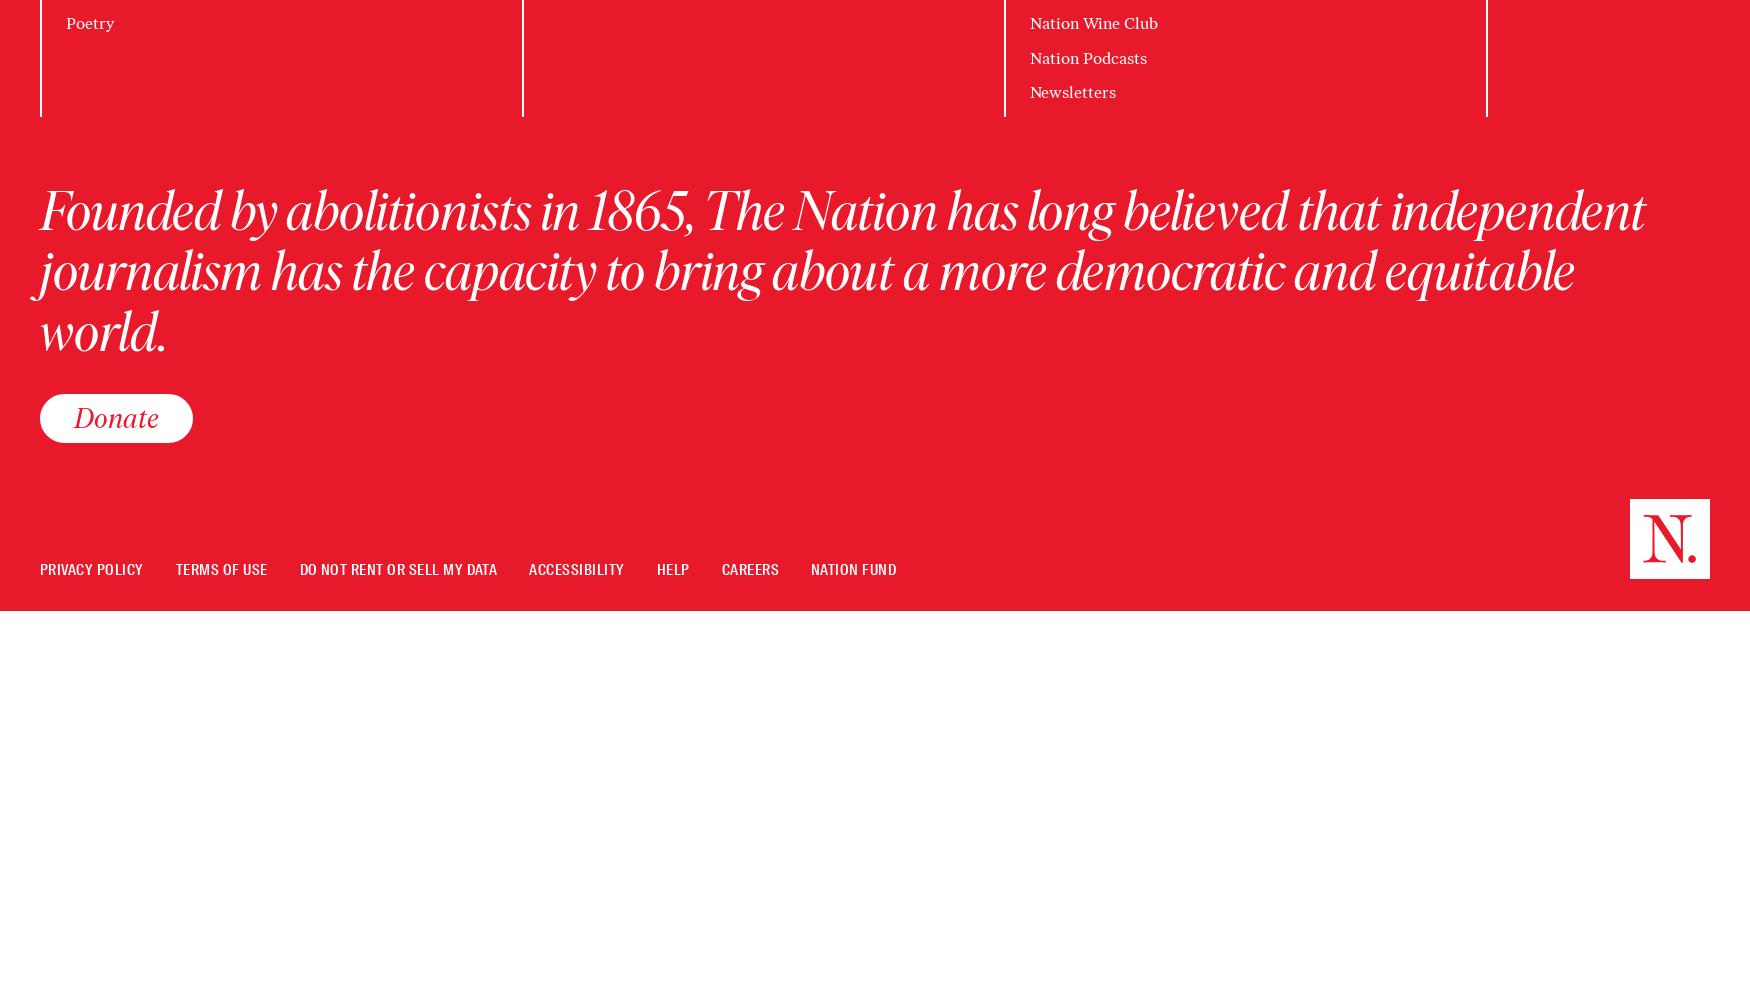  What do you see at coordinates (1093, 23) in the screenshot?
I see `'Nation Wine Club'` at bounding box center [1093, 23].